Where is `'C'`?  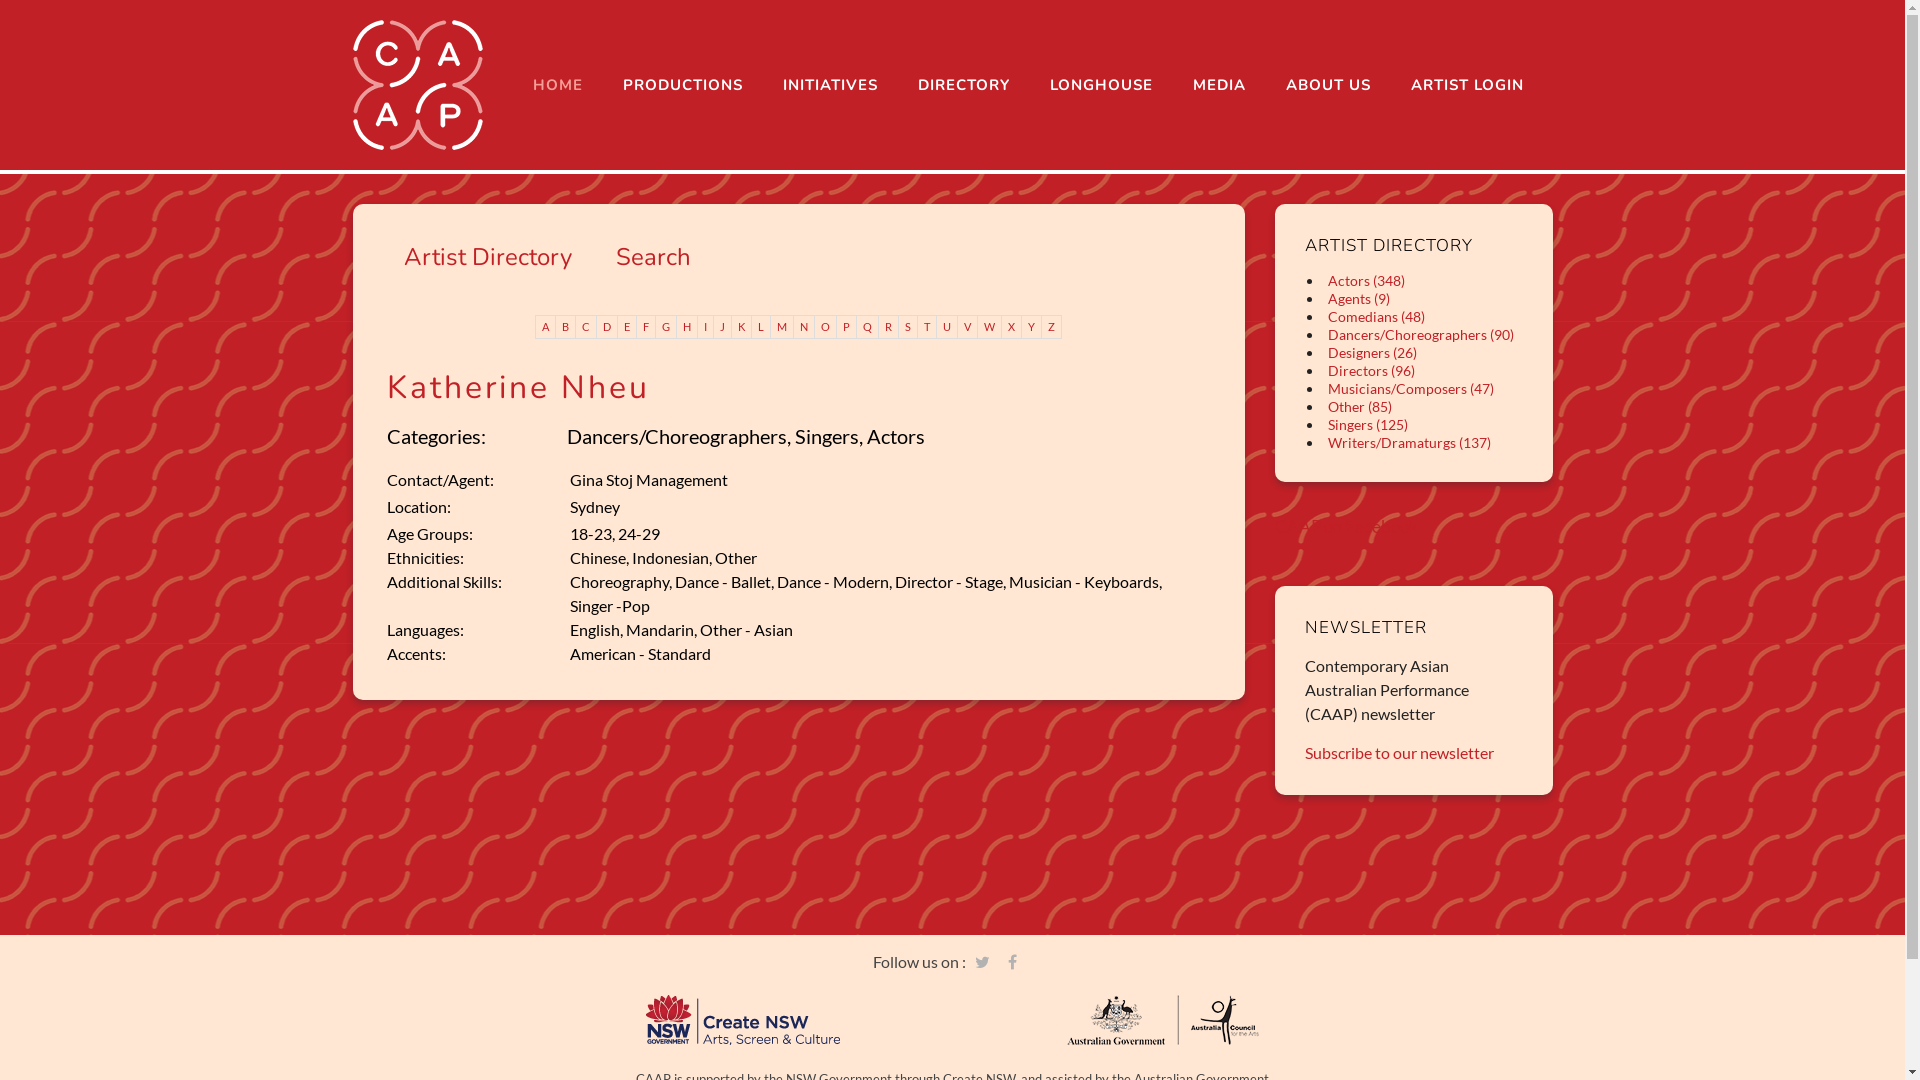 'C' is located at coordinates (575, 326).